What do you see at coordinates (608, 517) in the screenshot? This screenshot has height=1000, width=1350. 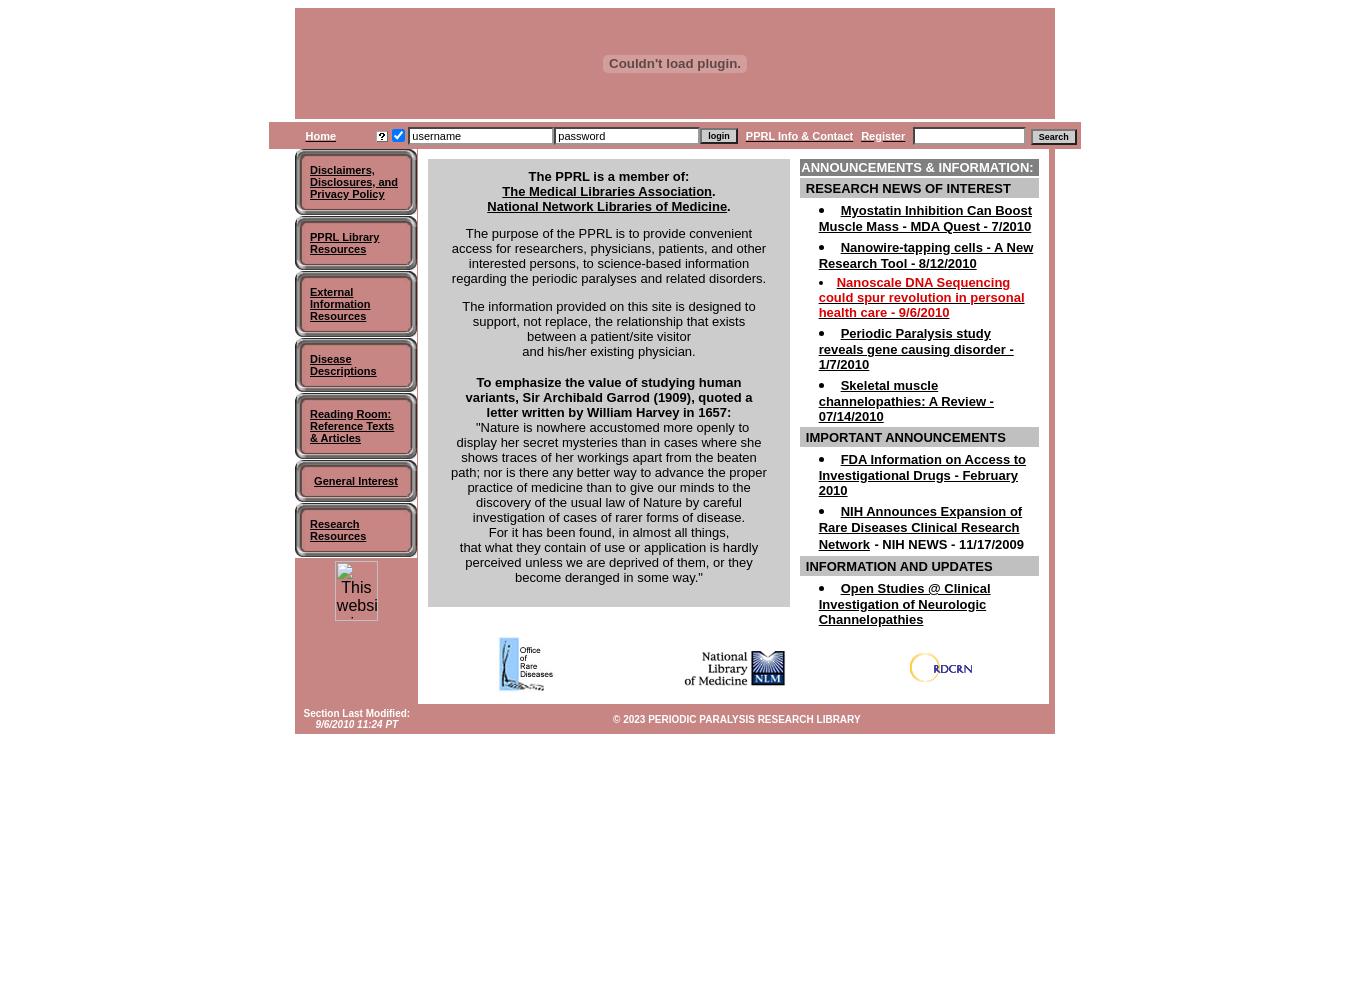 I see `'investigation of cases of rarer forms of disease.'` at bounding box center [608, 517].